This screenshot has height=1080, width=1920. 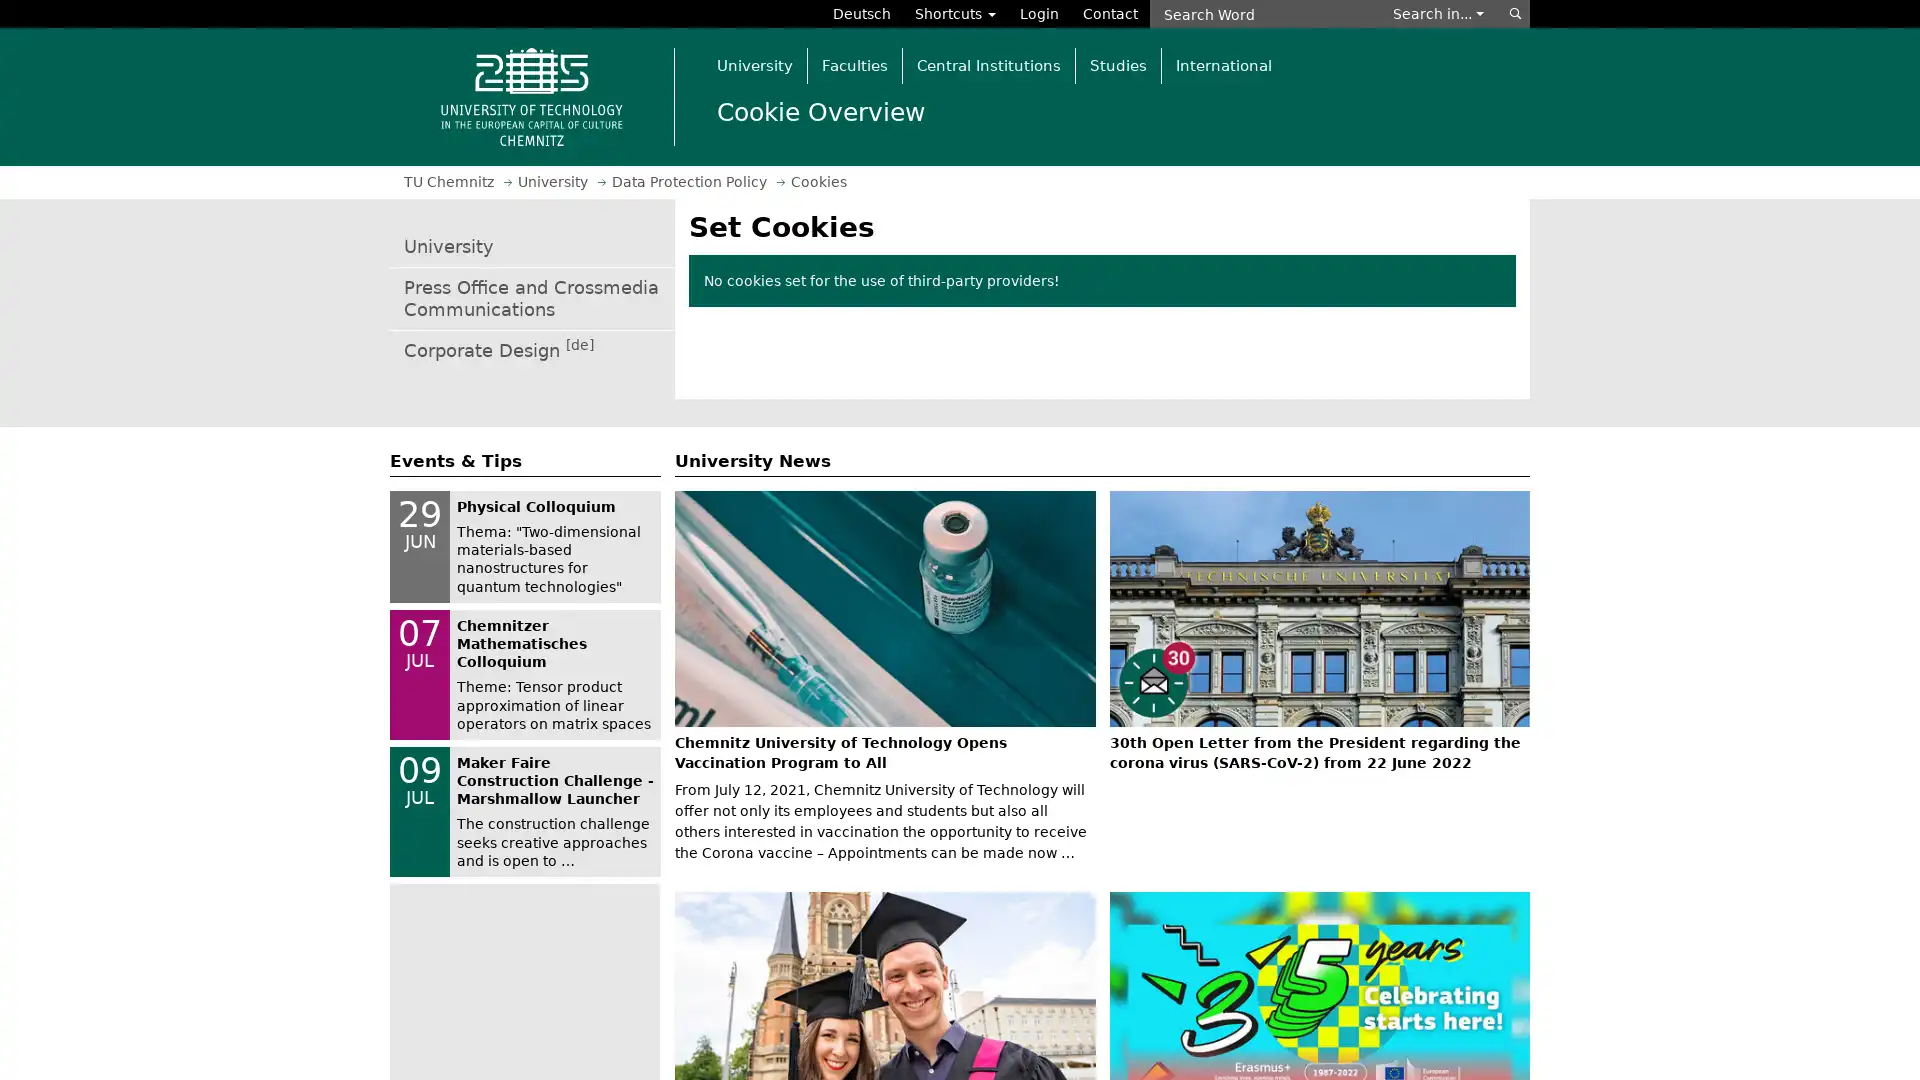 What do you see at coordinates (753, 64) in the screenshot?
I see `University` at bounding box center [753, 64].